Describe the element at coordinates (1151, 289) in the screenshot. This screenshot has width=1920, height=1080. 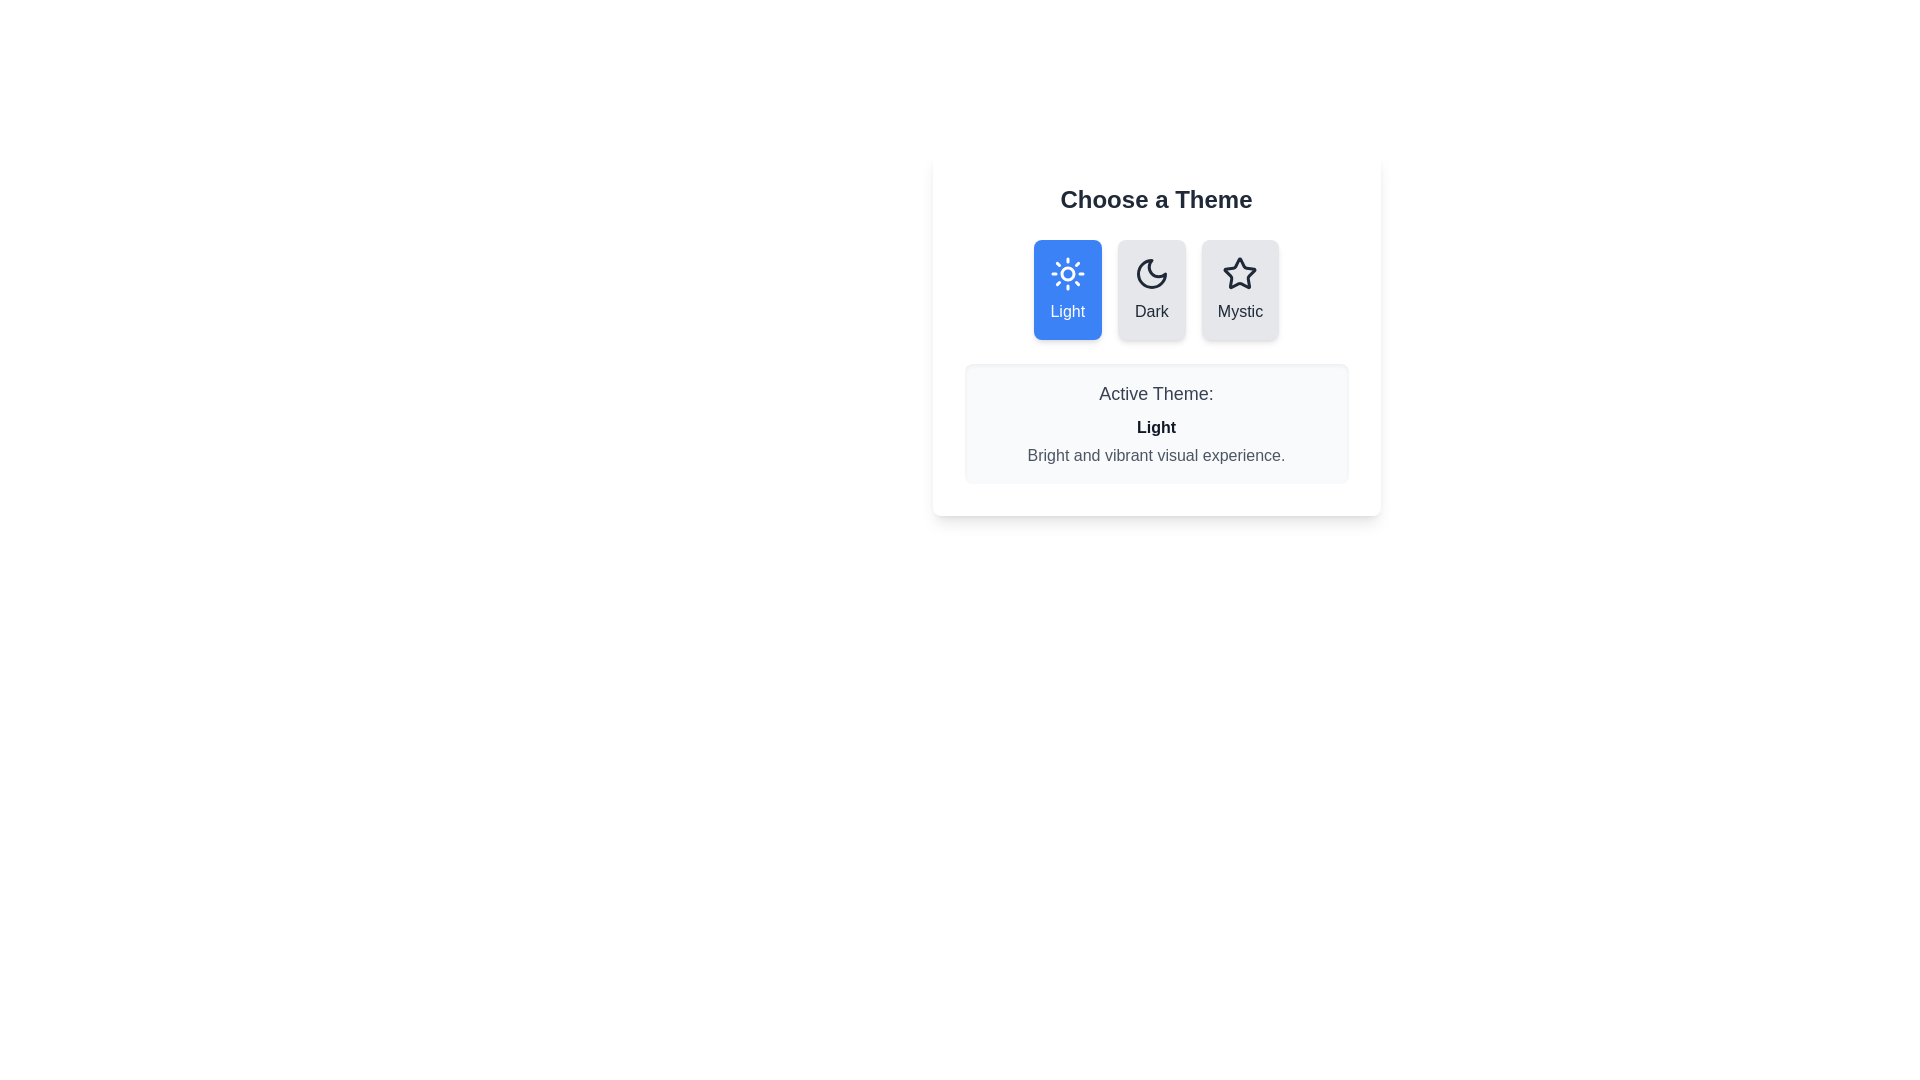
I see `the button labeled Dark to select the corresponding theme` at that location.